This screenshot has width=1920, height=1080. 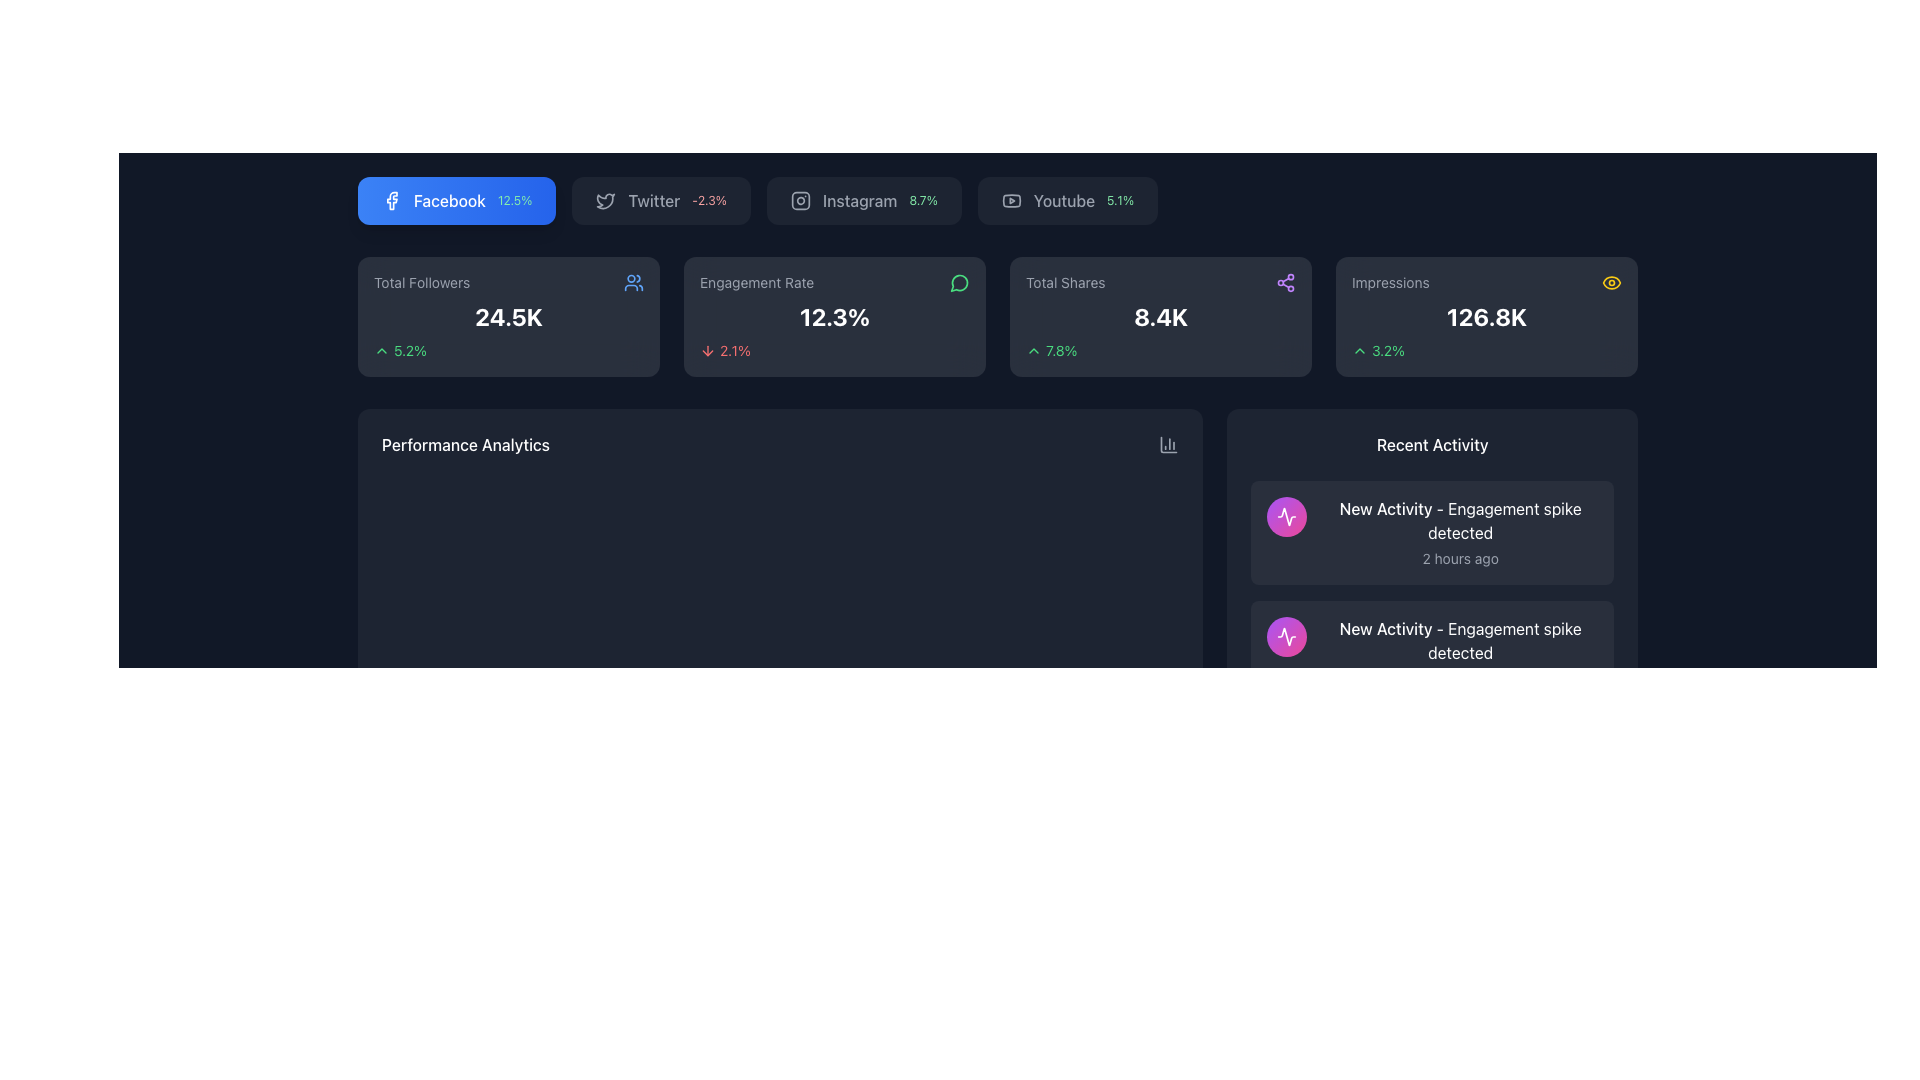 What do you see at coordinates (1287, 636) in the screenshot?
I see `the pink activity icon located in the 'Recent Activity' panel` at bounding box center [1287, 636].